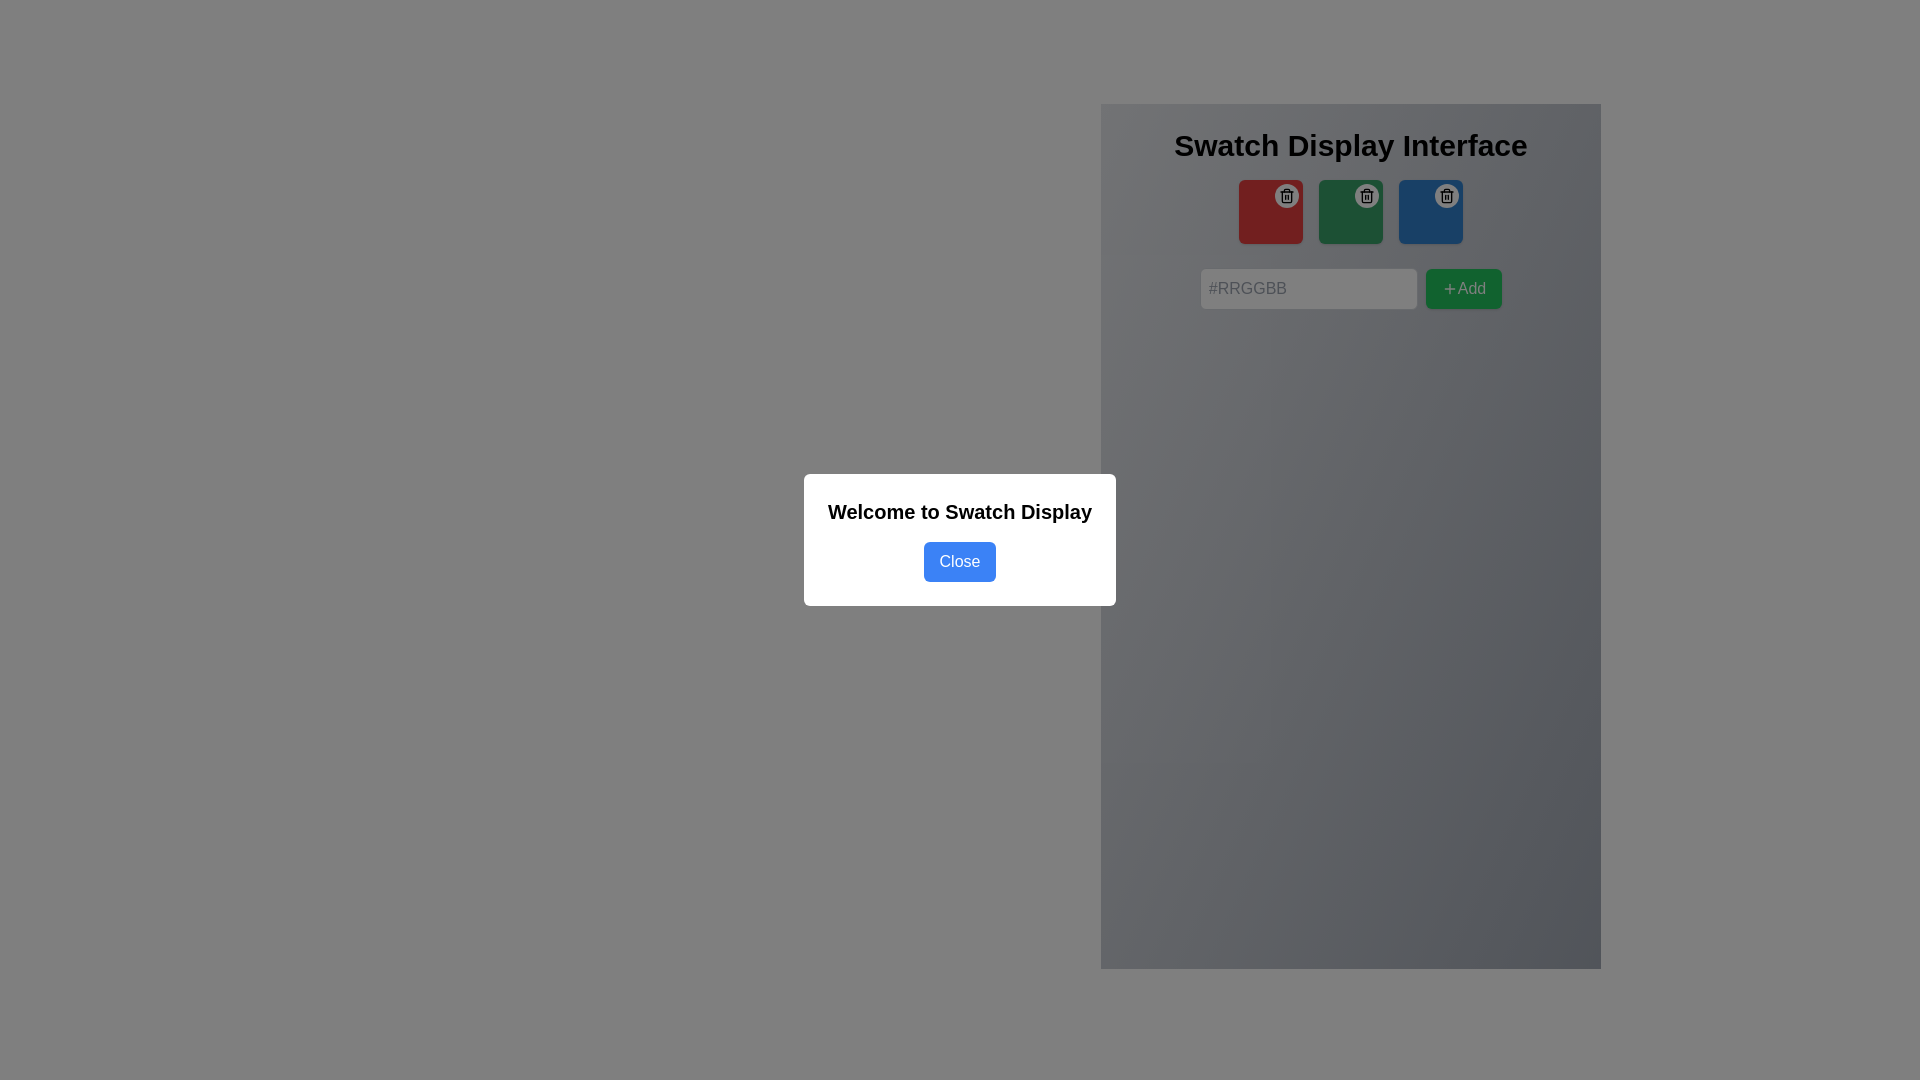 This screenshot has height=1080, width=1920. I want to click on the green rectangular button labeled '+ Add' with a plus icon, located on the right side of the row, to observe its hover effects, so click(1464, 289).